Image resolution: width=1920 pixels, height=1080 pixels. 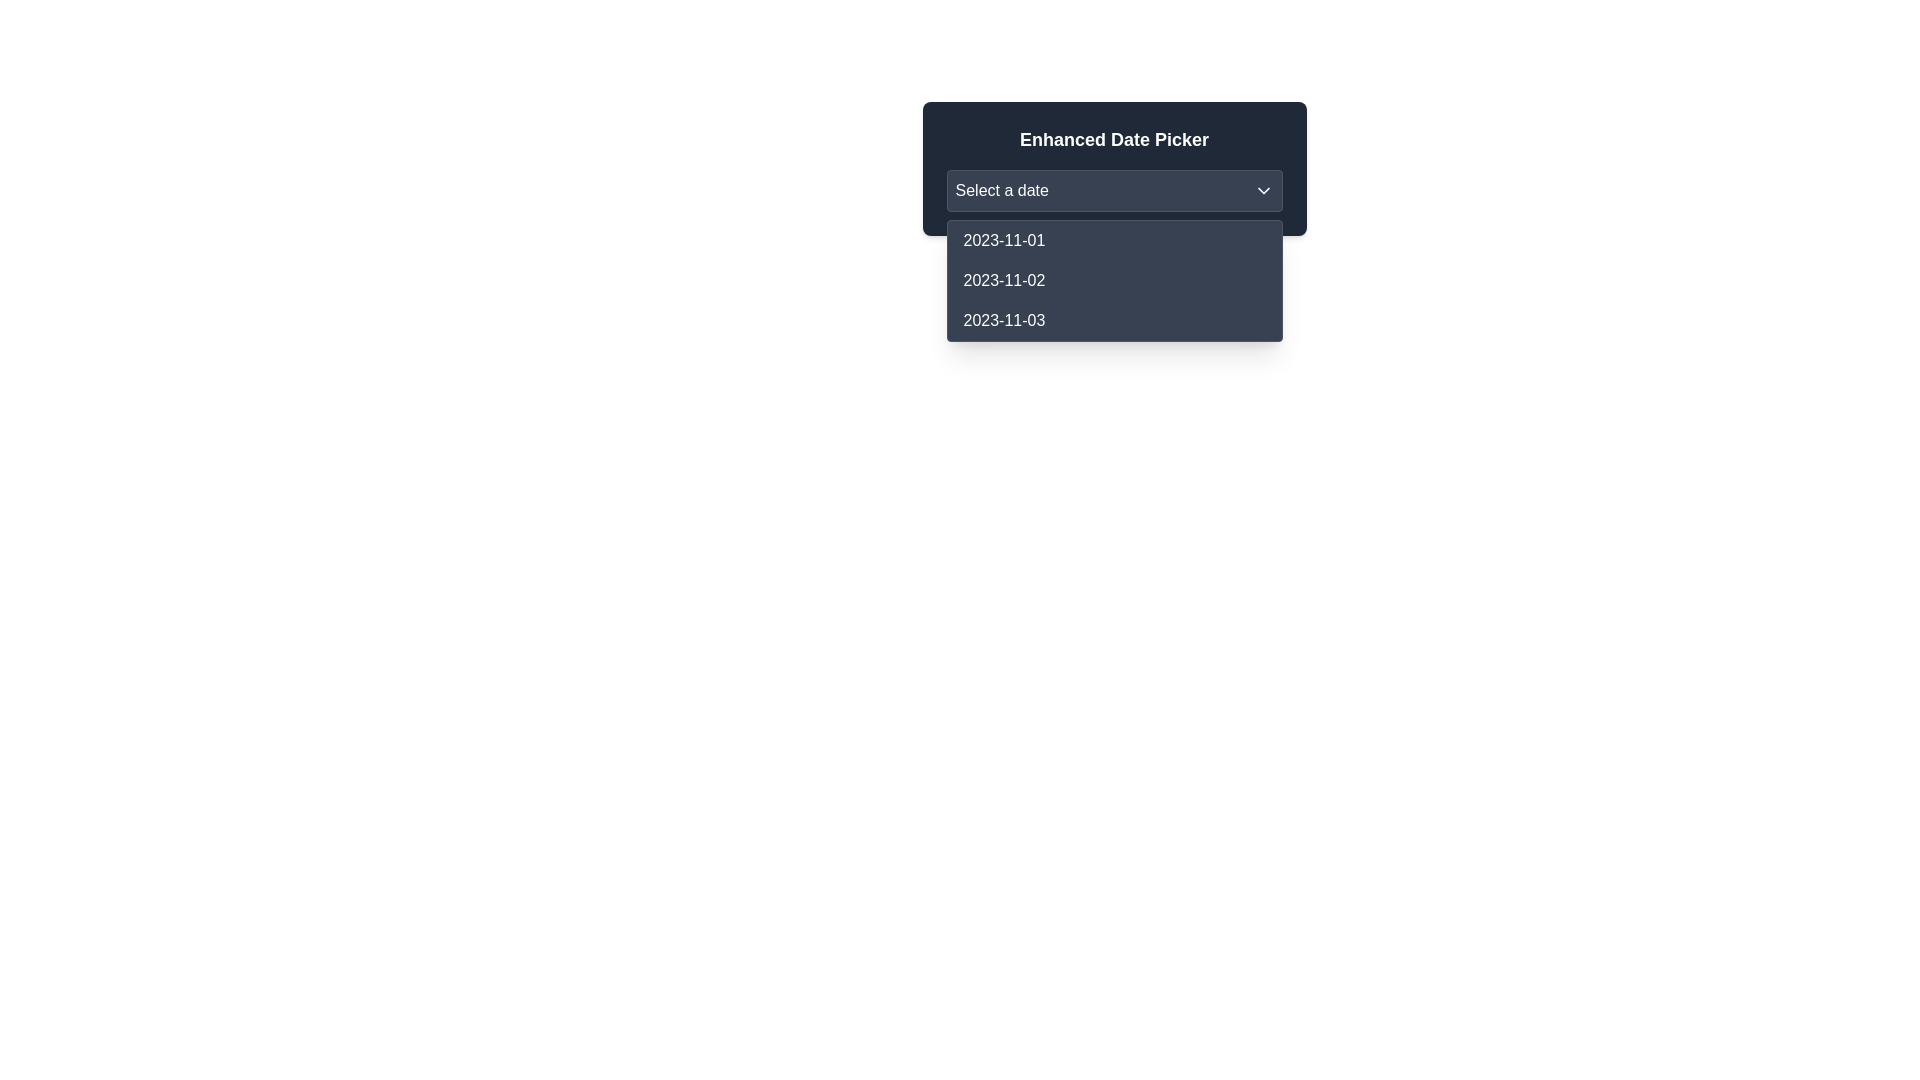 I want to click on the second option '2023-11-02' in the Dropdown menu located below the 'Select a date' box, so click(x=1113, y=281).